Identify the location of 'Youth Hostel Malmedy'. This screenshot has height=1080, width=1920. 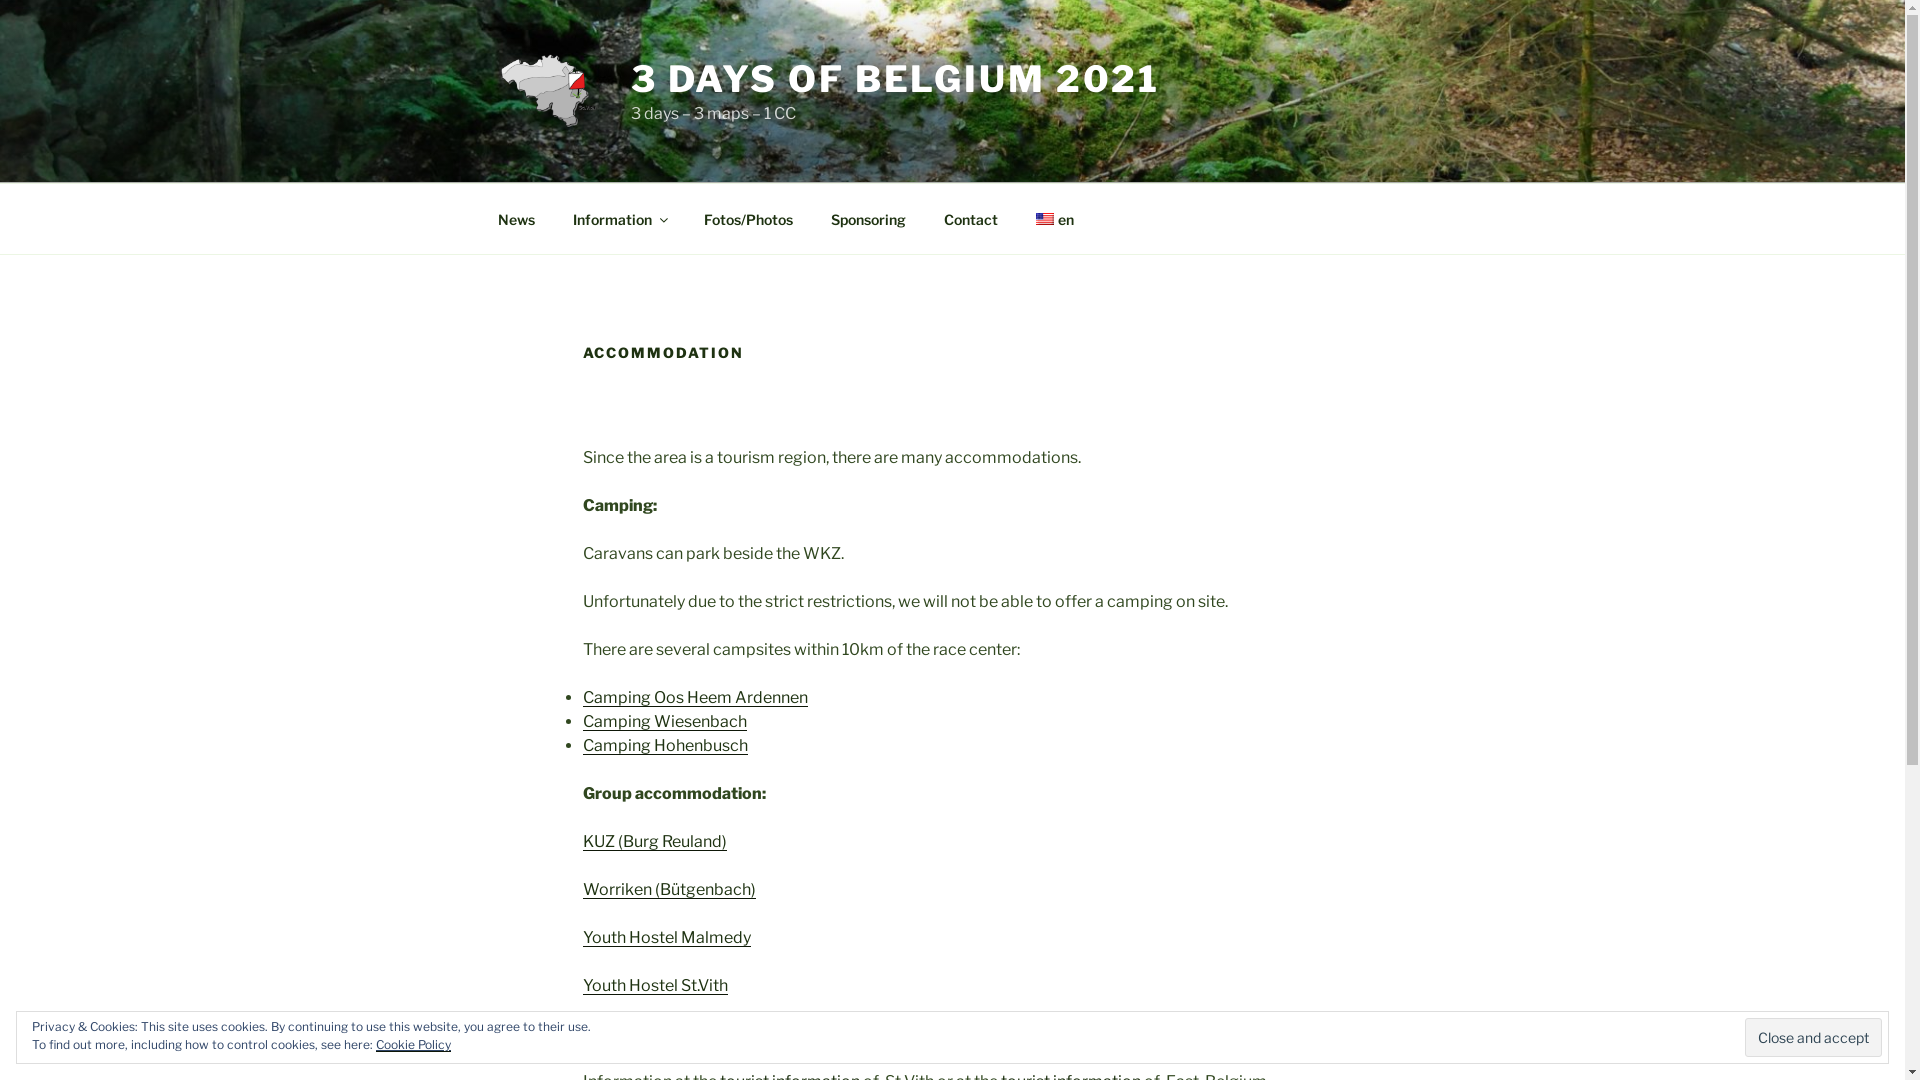
(666, 937).